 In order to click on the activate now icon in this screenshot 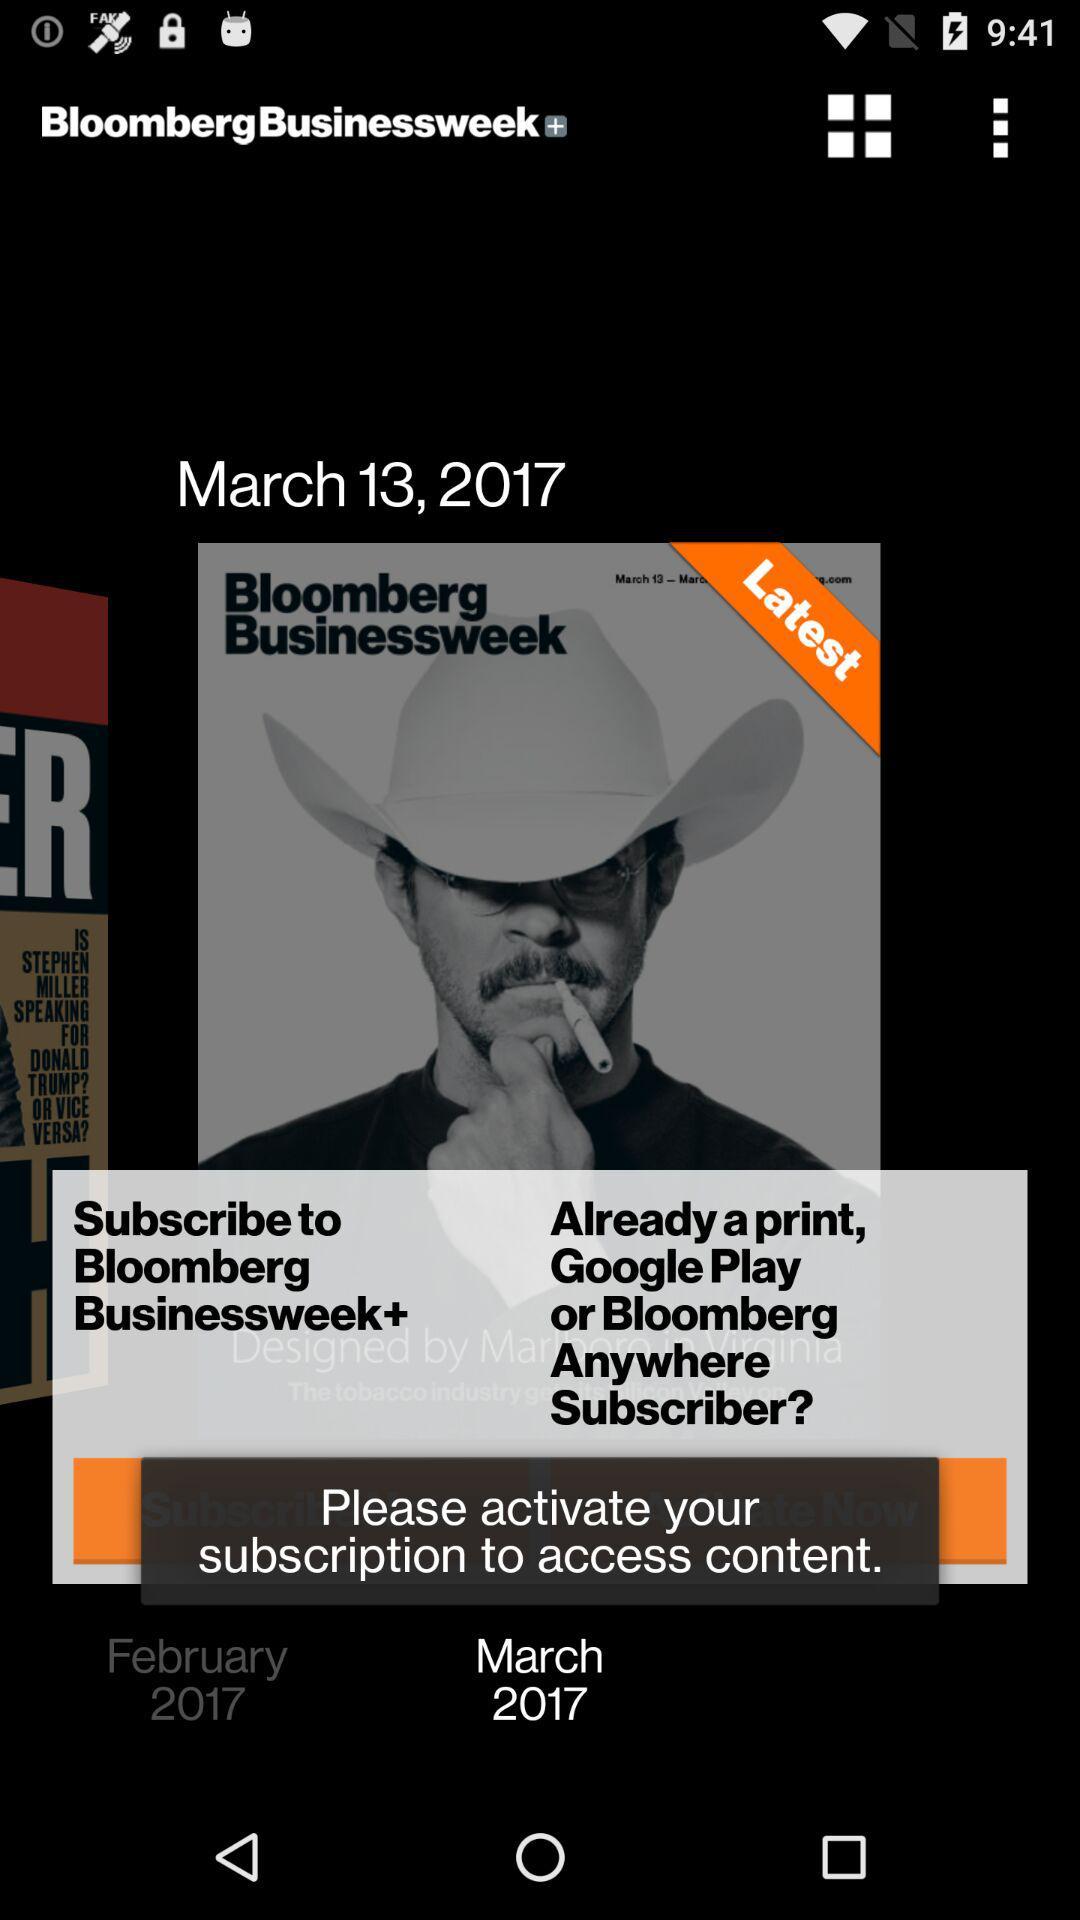, I will do `click(777, 1510)`.